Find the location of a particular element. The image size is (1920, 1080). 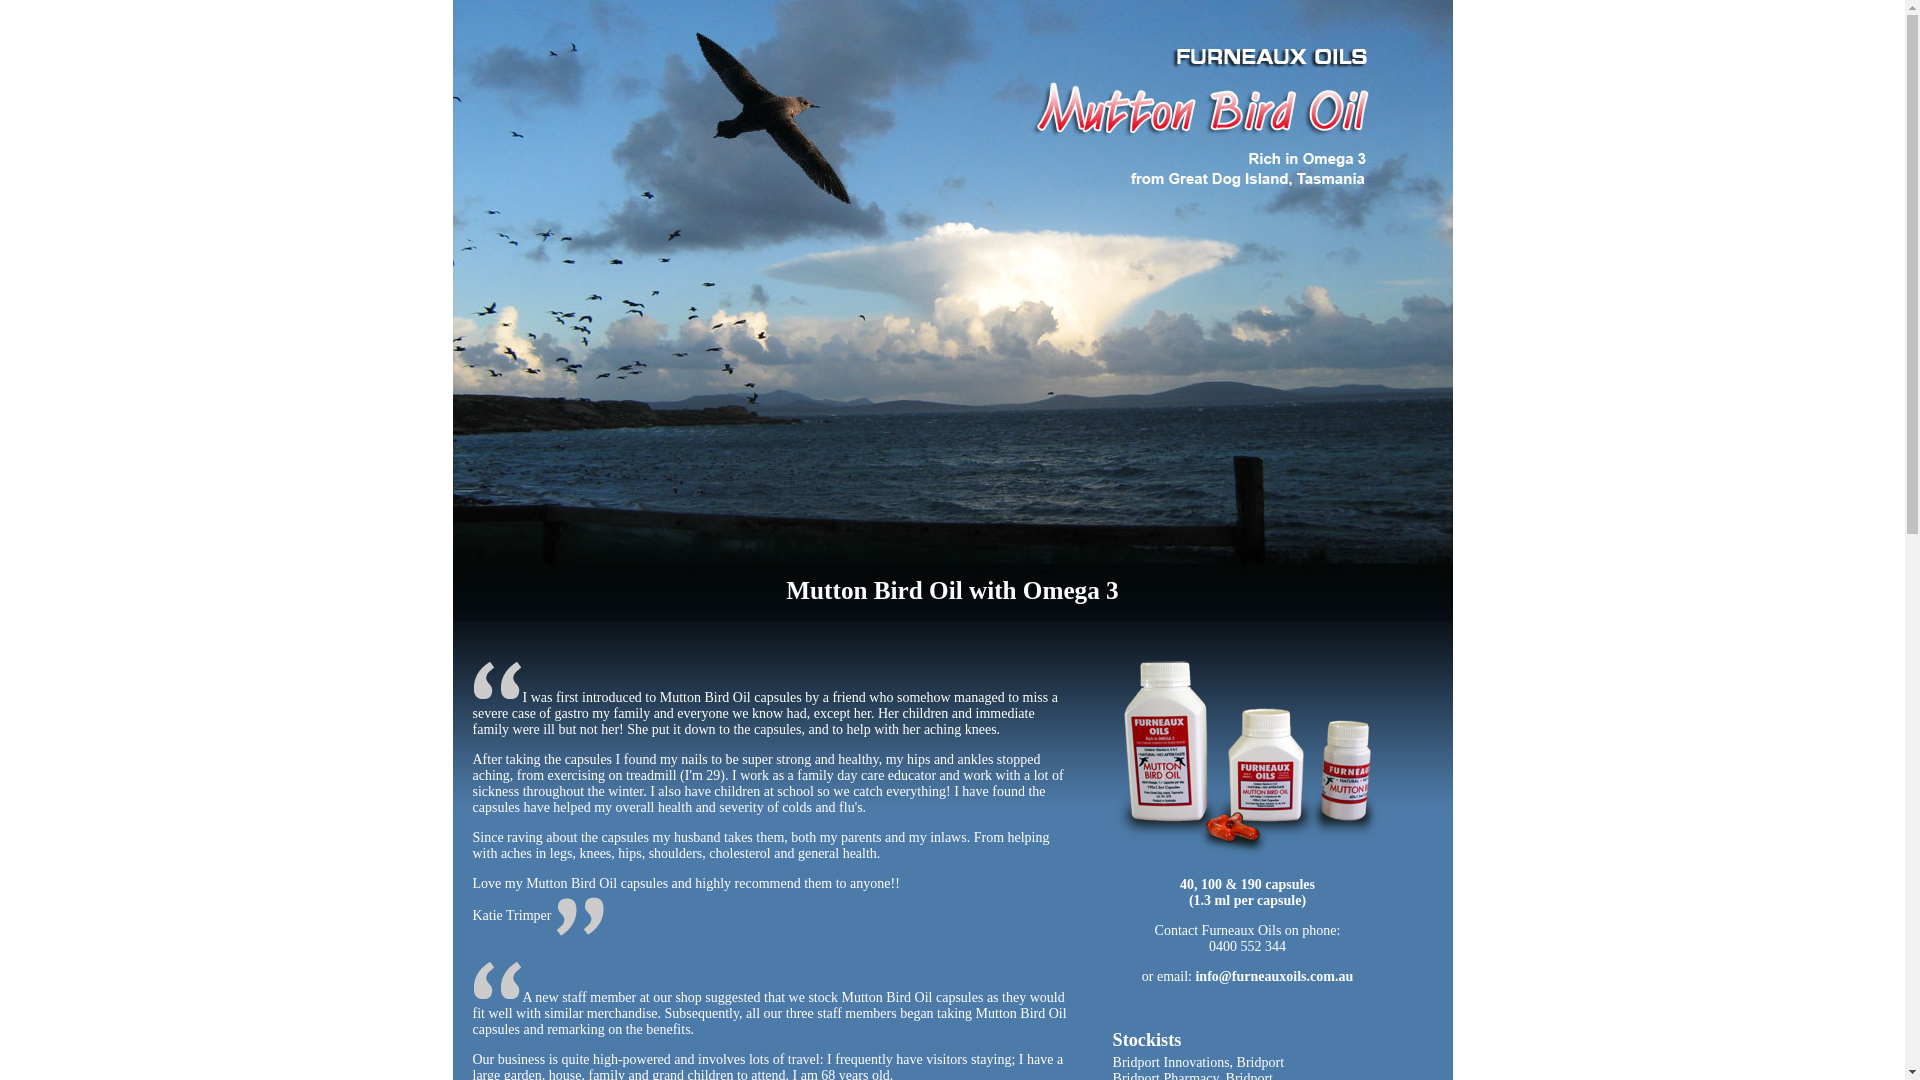

'info@furneauxoils.com.au' is located at coordinates (1272, 975).